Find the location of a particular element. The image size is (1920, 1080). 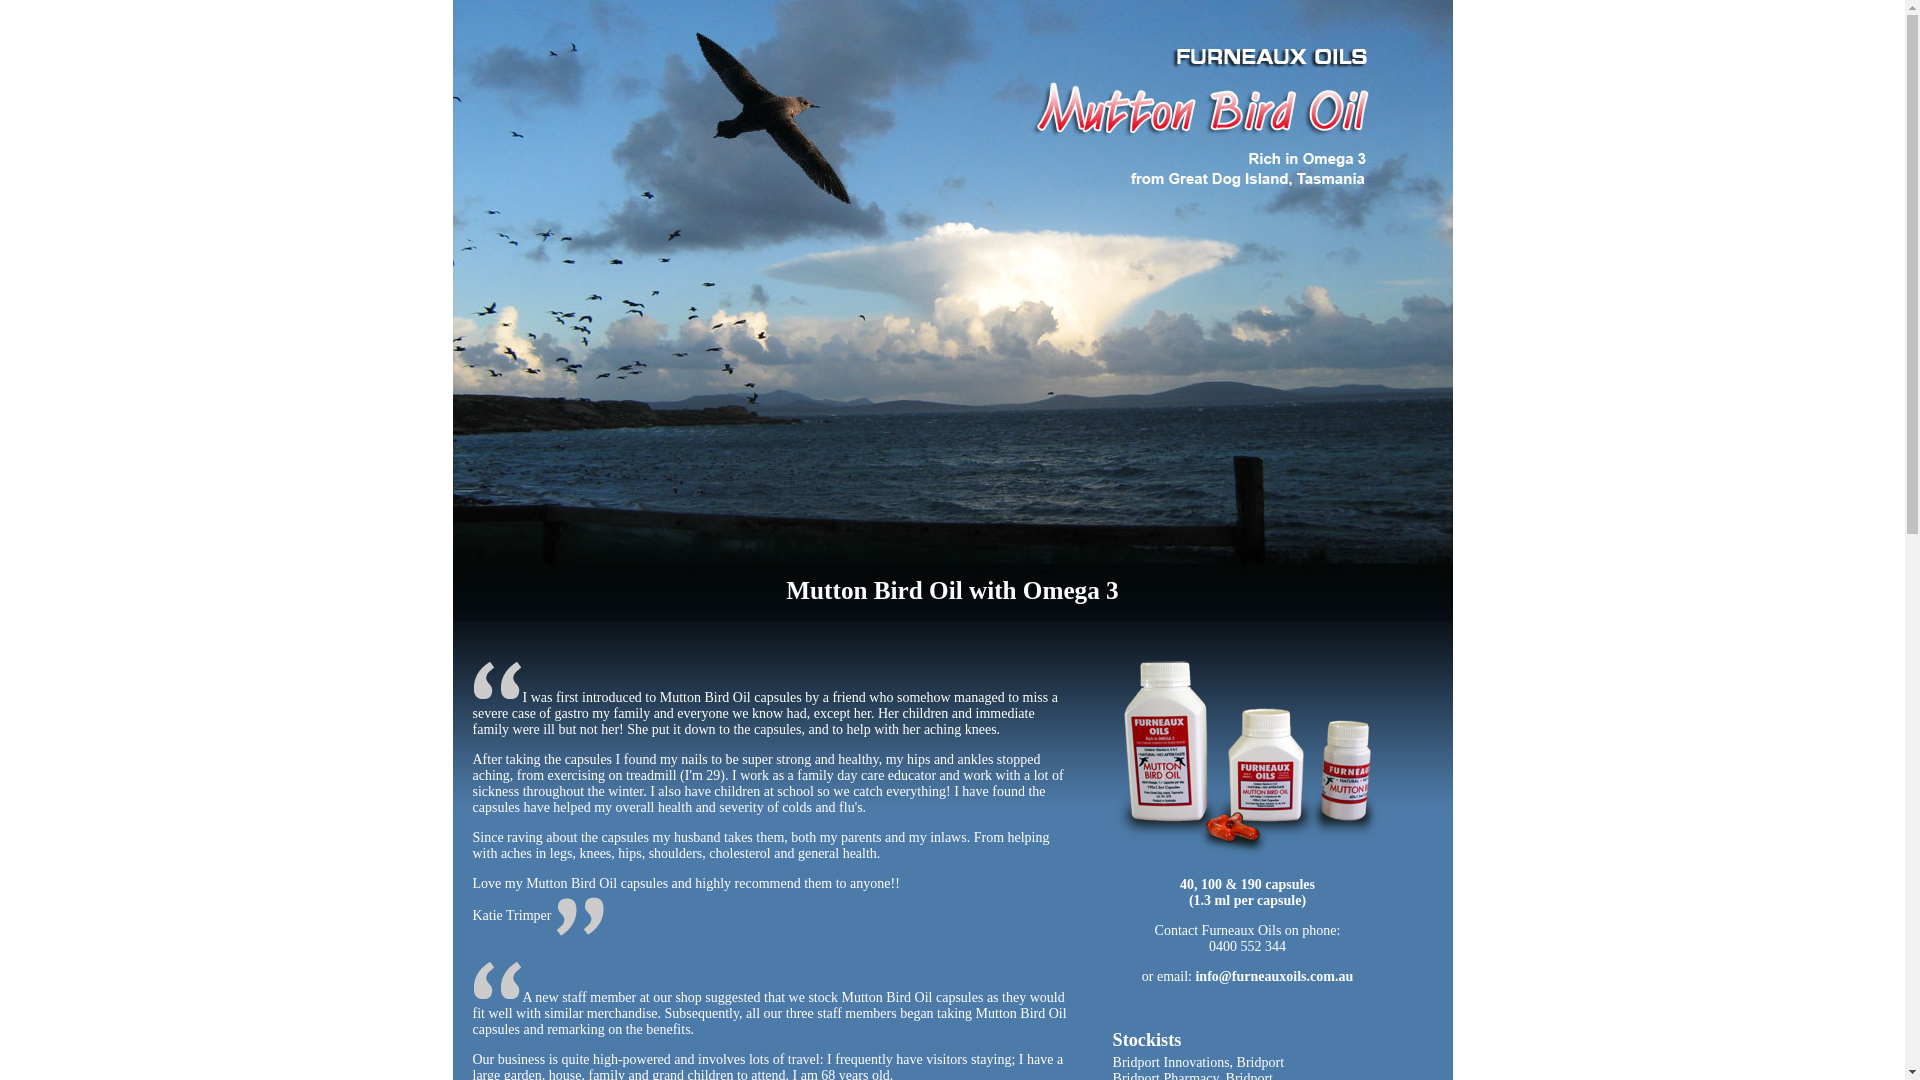

'info@furneauxoils.com.au' is located at coordinates (1272, 975).